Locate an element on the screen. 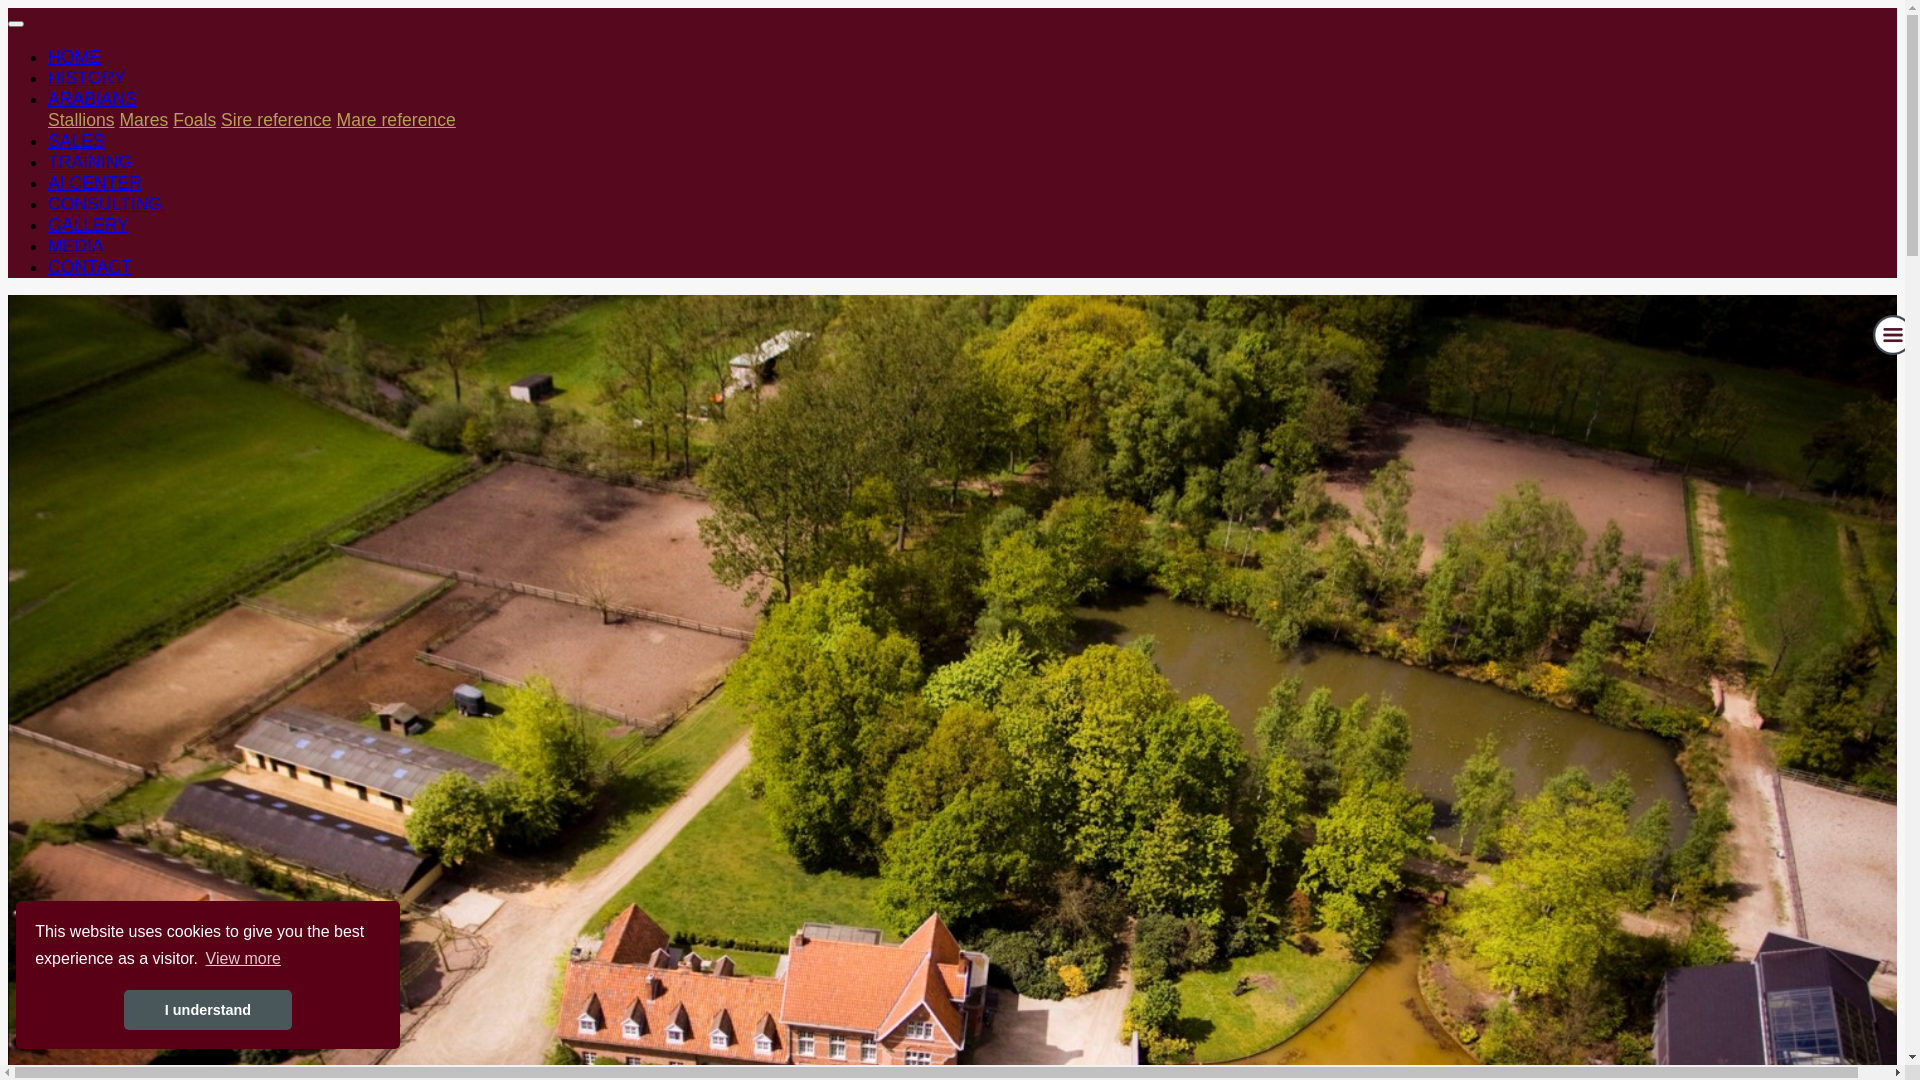 The width and height of the screenshot is (1920, 1080). 'CONSULTING' is located at coordinates (48, 204).